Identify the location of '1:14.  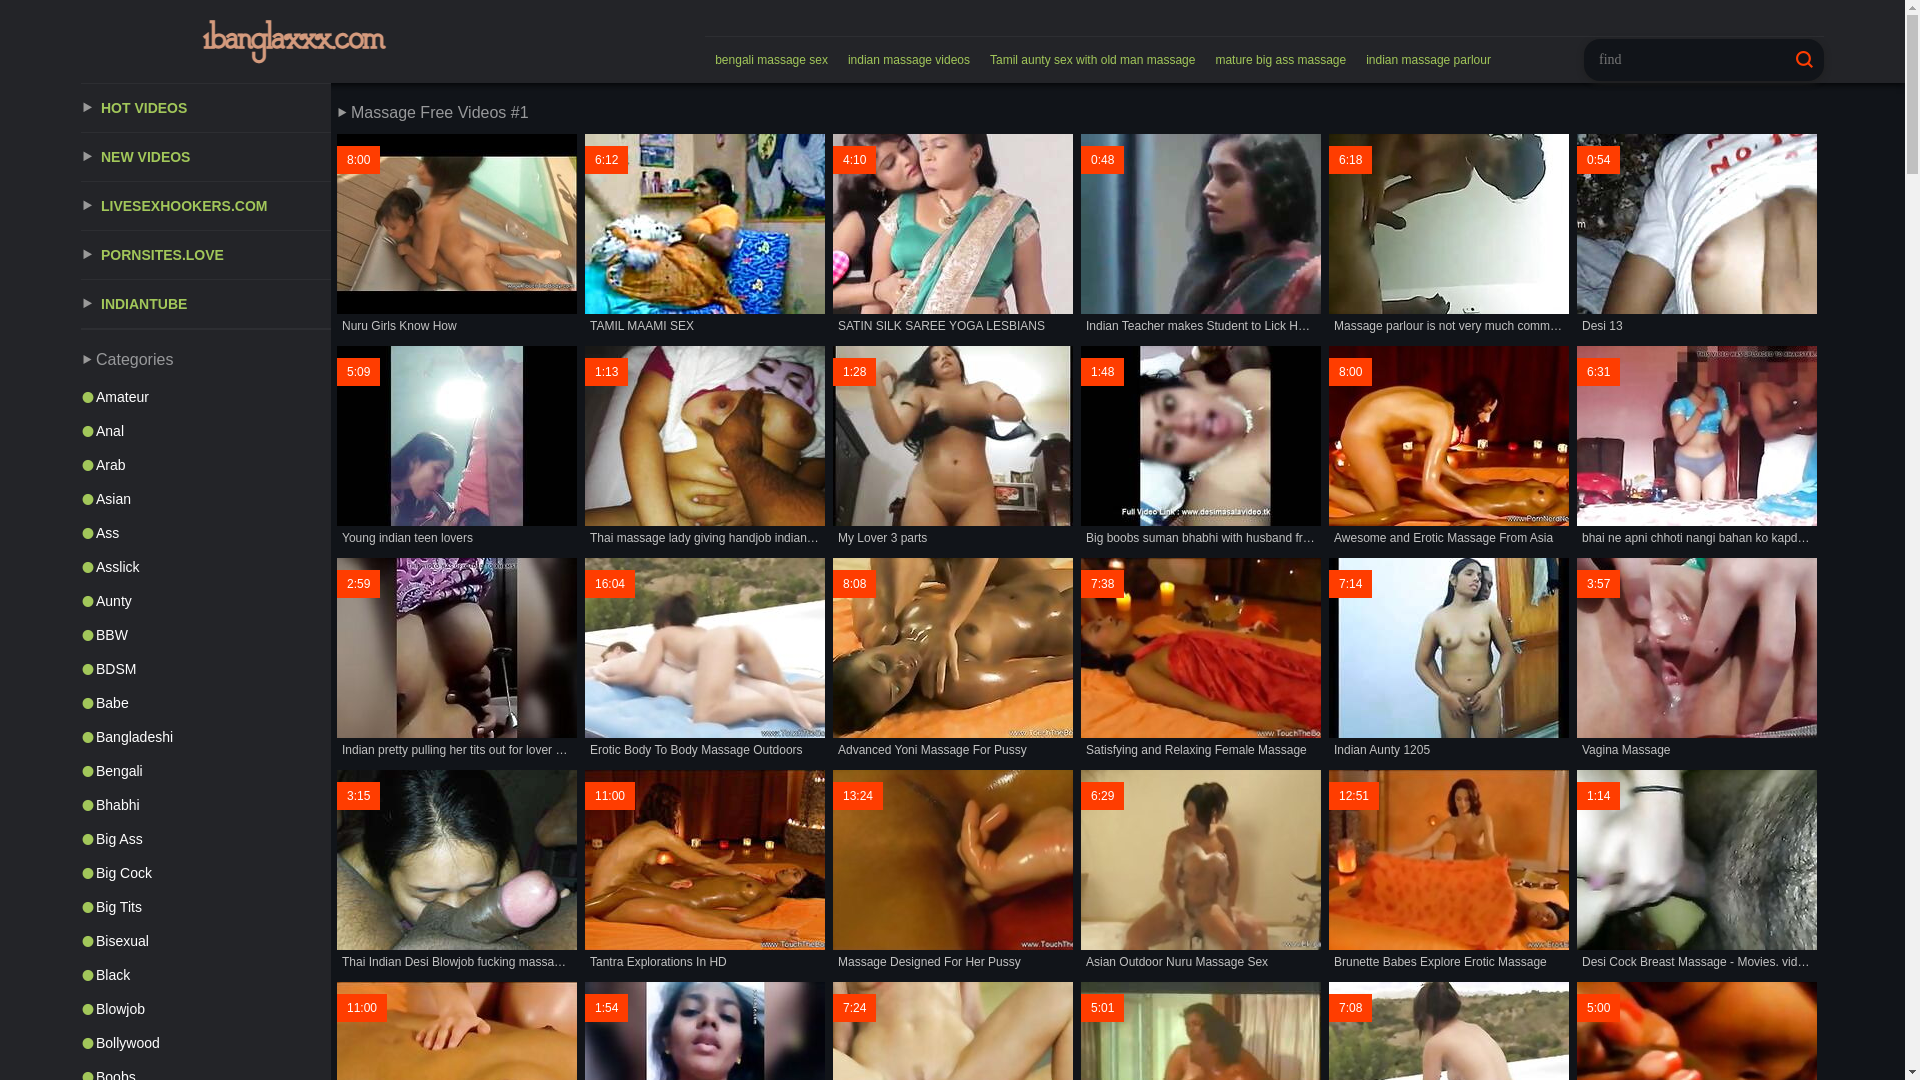
(1576, 870).